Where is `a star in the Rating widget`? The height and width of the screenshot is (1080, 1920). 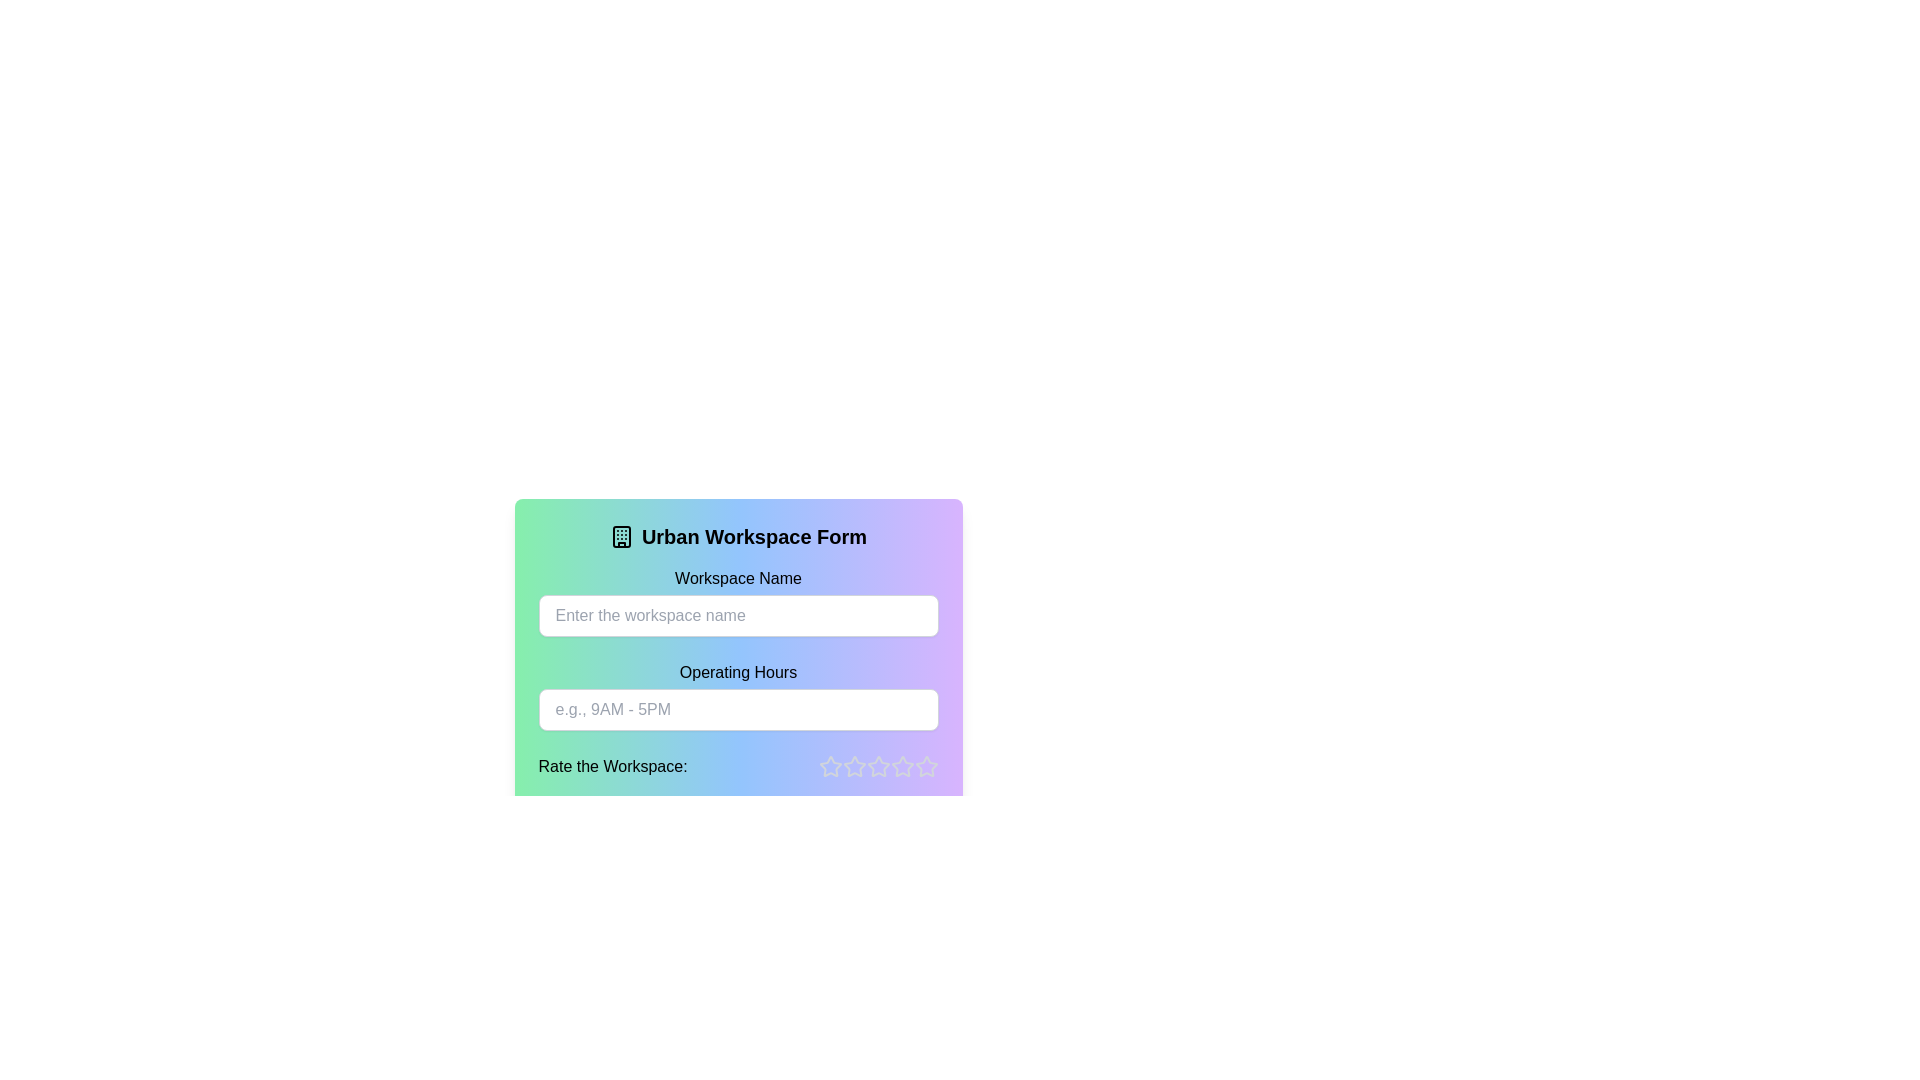
a star in the Rating widget is located at coordinates (737, 766).